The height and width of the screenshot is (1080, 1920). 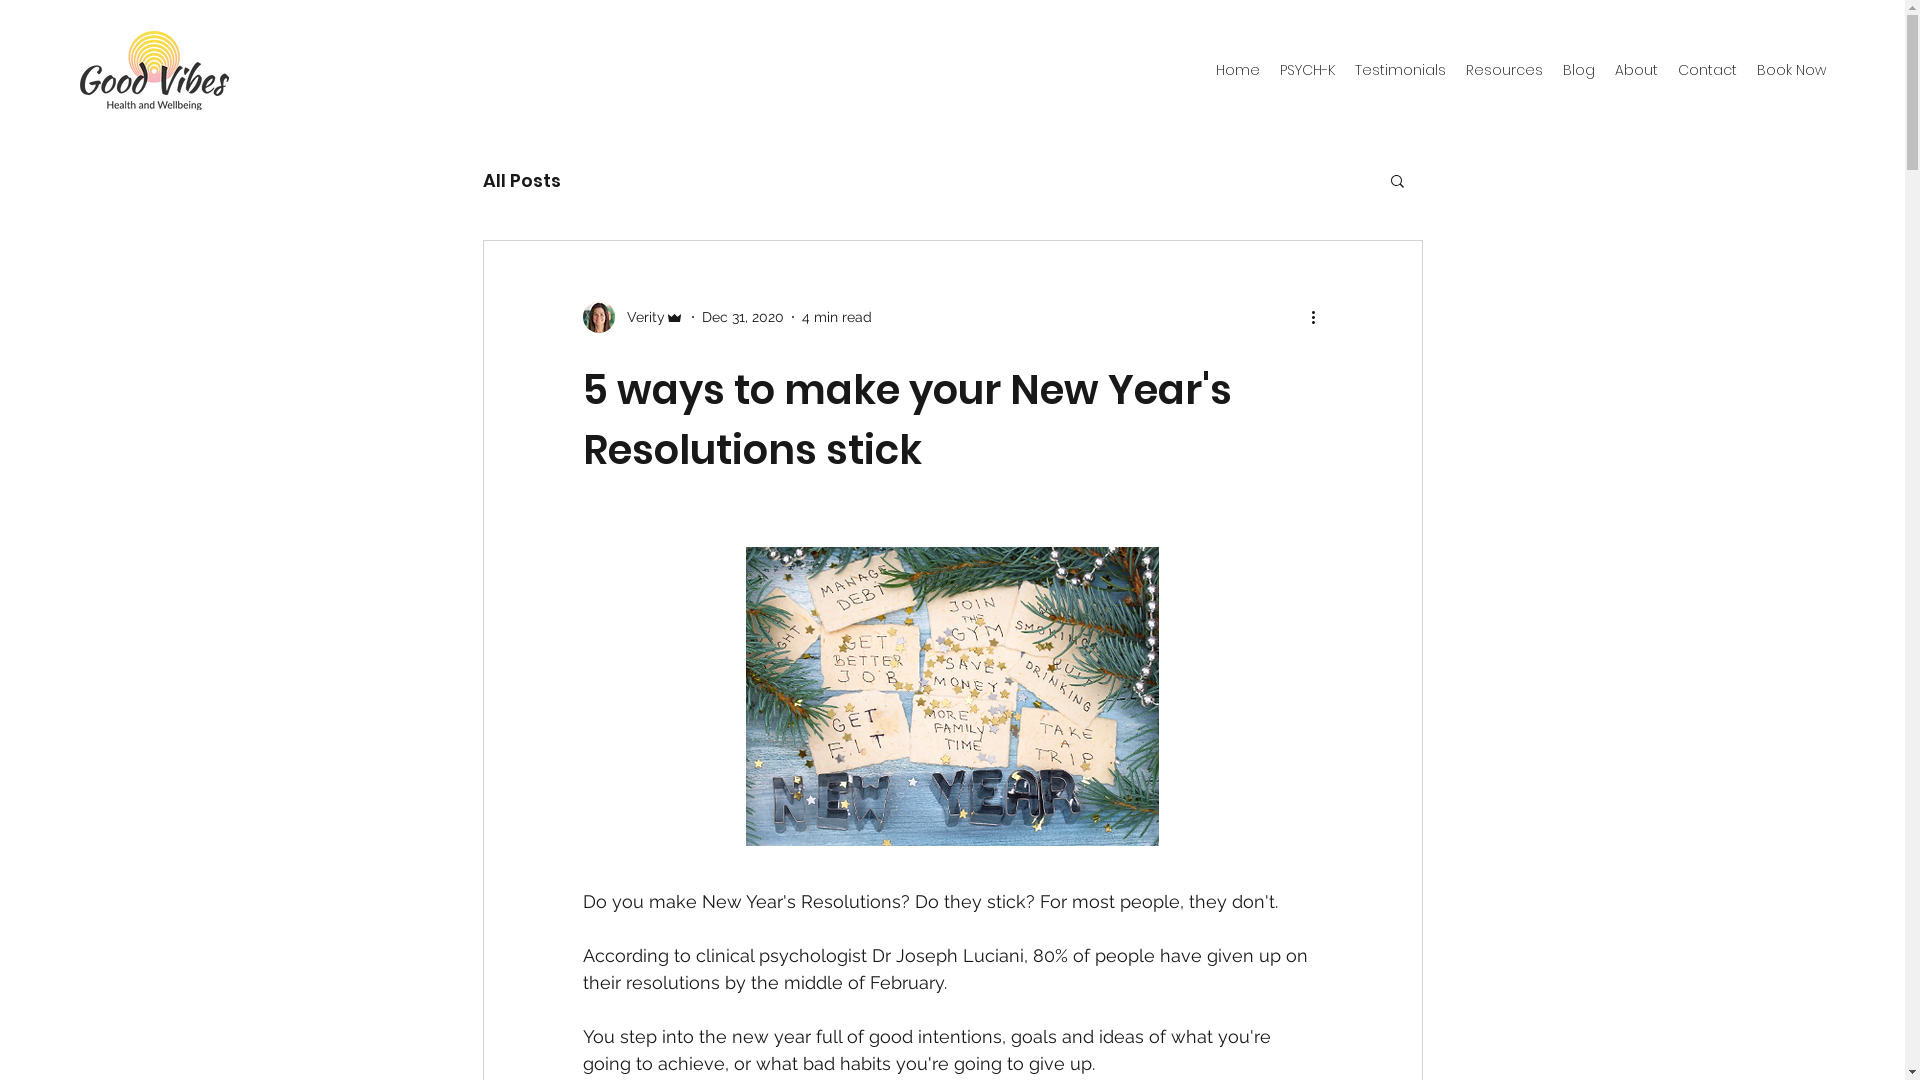 What do you see at coordinates (521, 178) in the screenshot?
I see `'All Posts'` at bounding box center [521, 178].